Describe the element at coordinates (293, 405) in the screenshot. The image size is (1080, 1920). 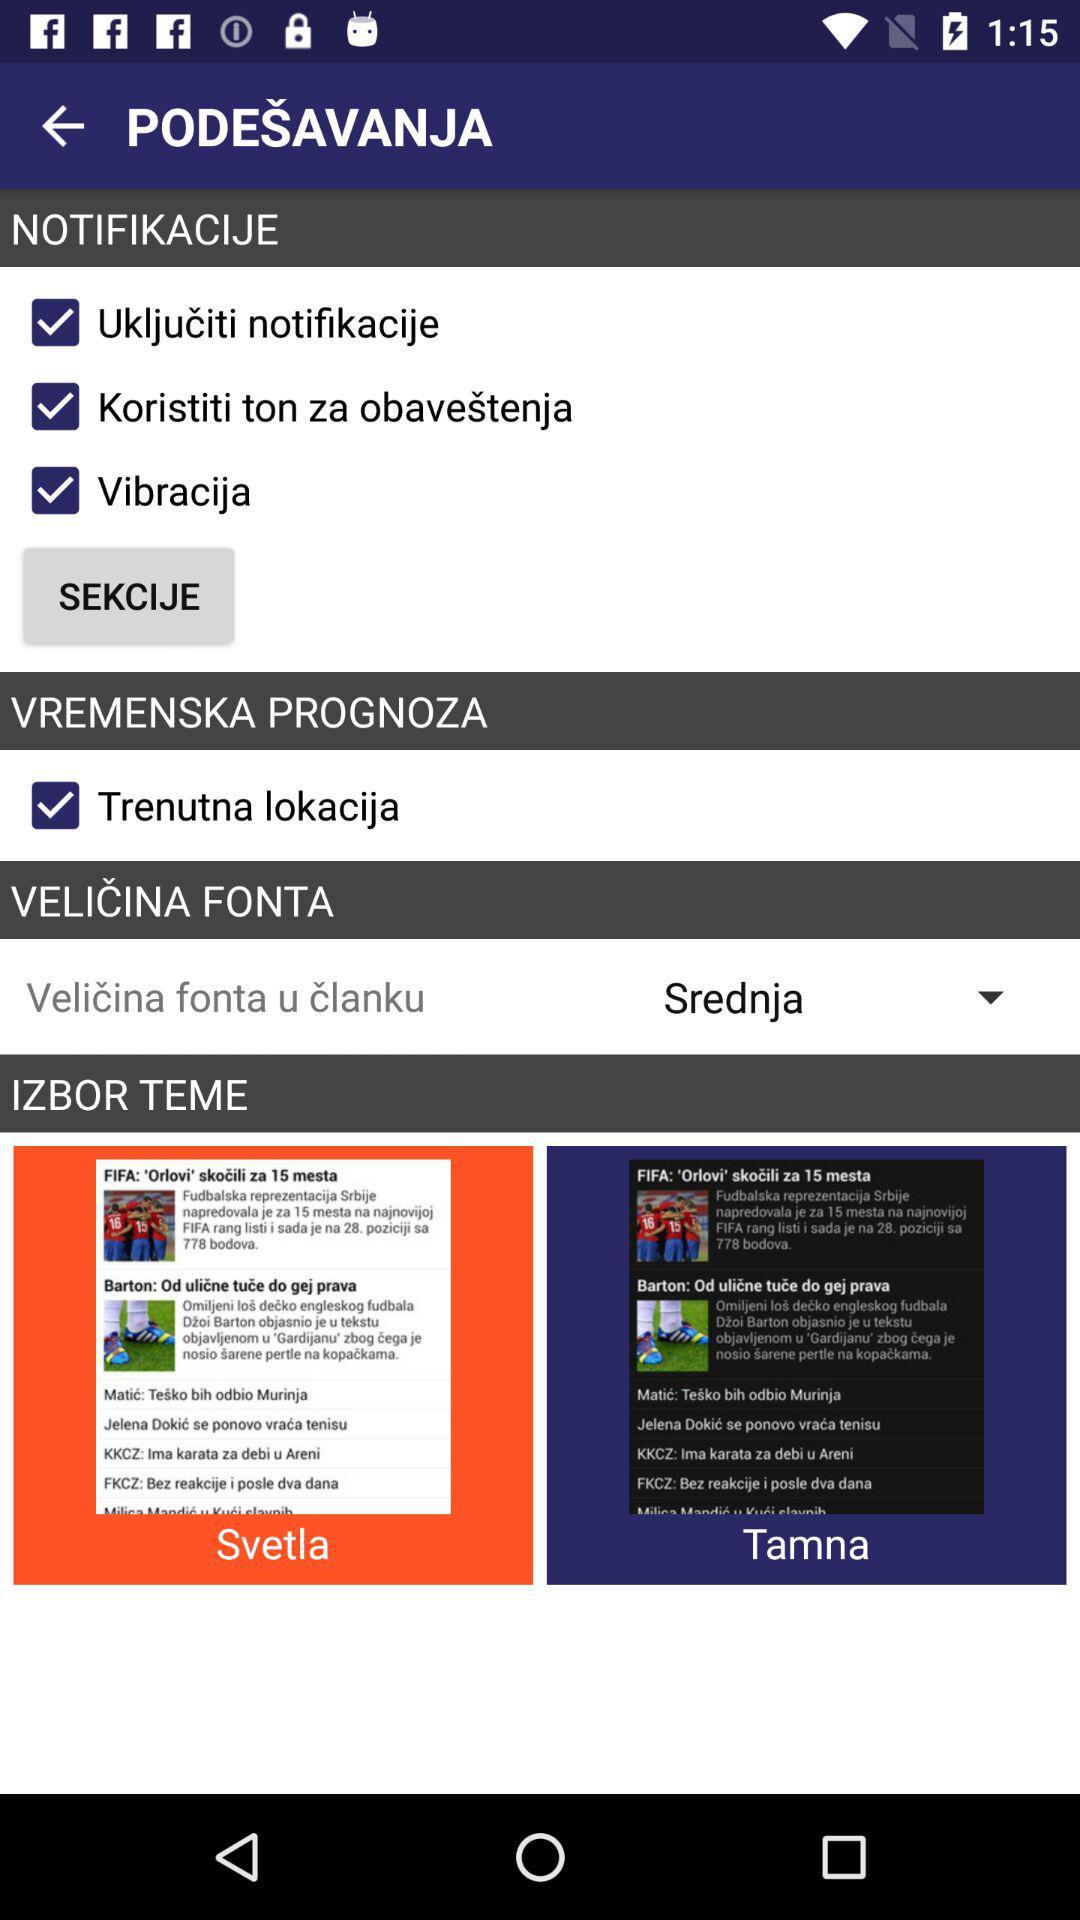
I see `koristiti ton za` at that location.